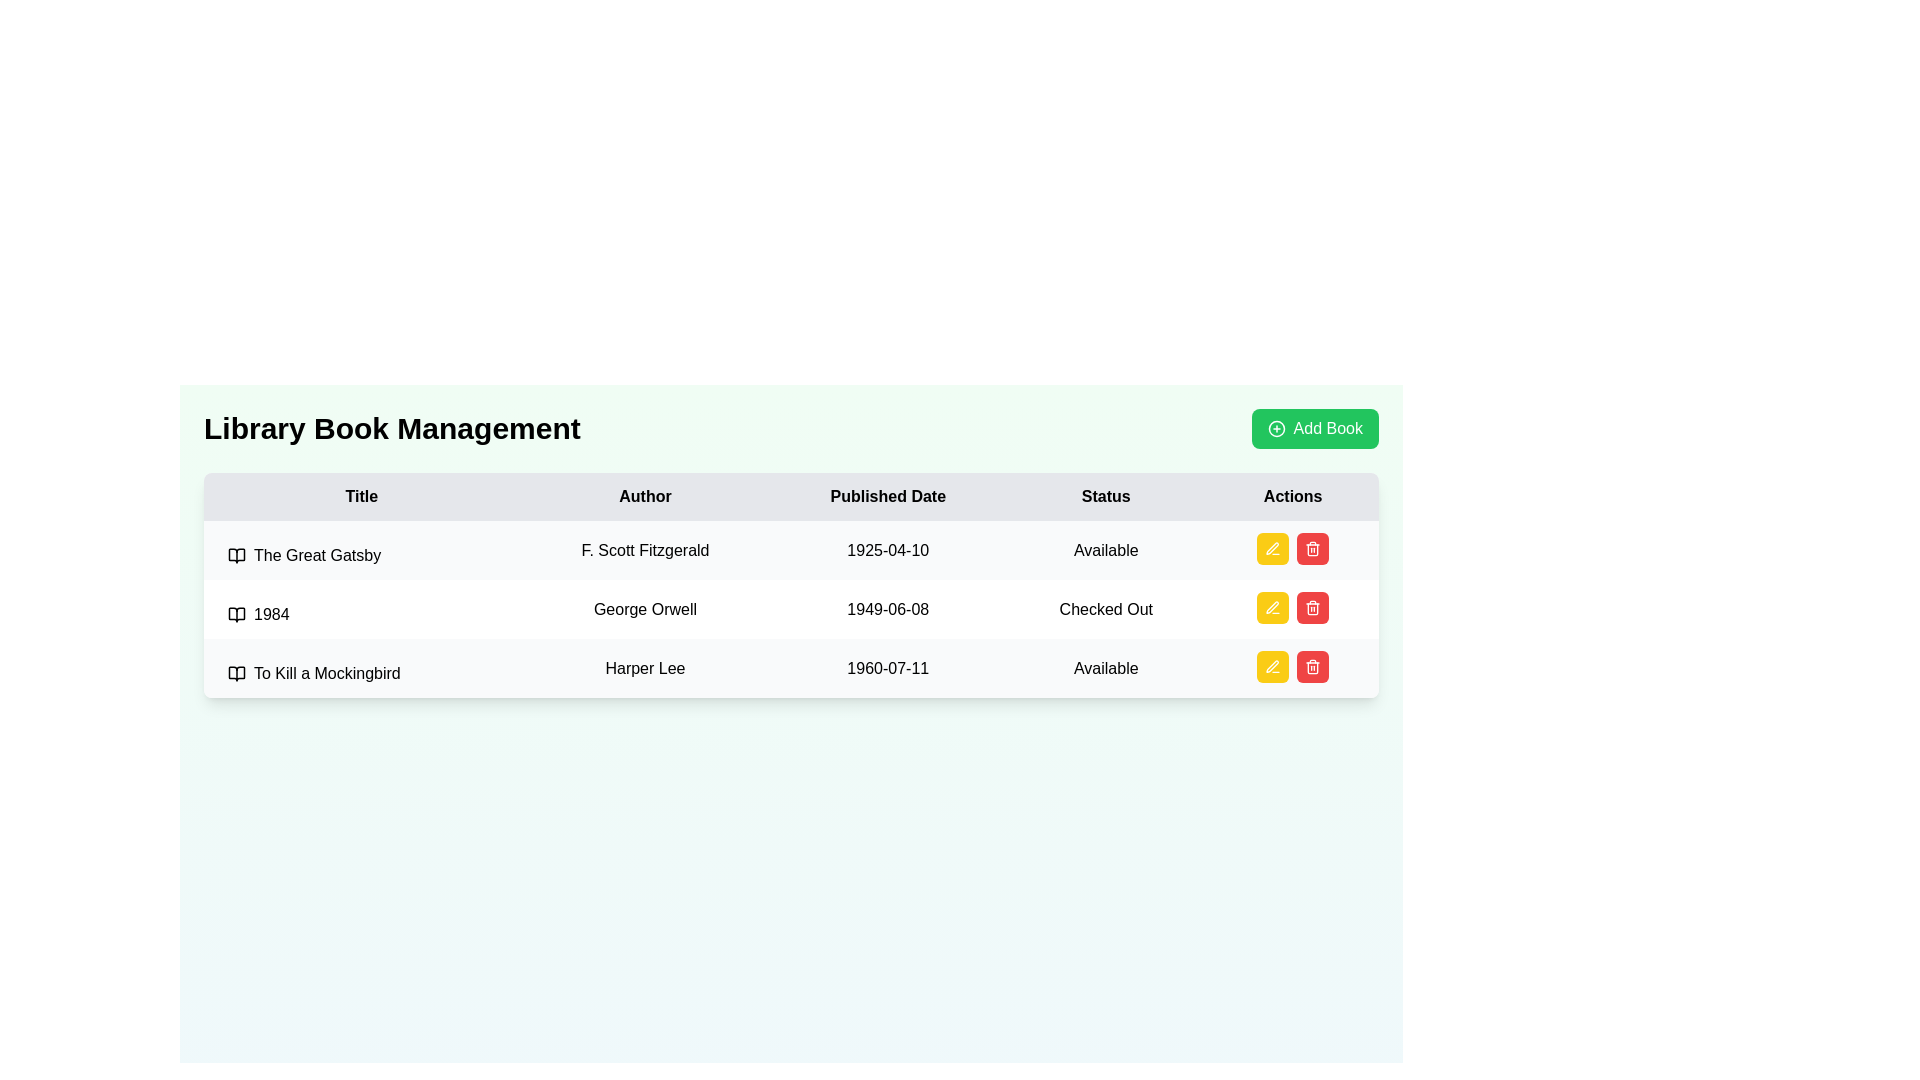 Image resolution: width=1920 pixels, height=1080 pixels. Describe the element at coordinates (236, 613) in the screenshot. I see `the open book icon located in the 'Title' column of the second row, adjacent to the text '1984'` at that location.